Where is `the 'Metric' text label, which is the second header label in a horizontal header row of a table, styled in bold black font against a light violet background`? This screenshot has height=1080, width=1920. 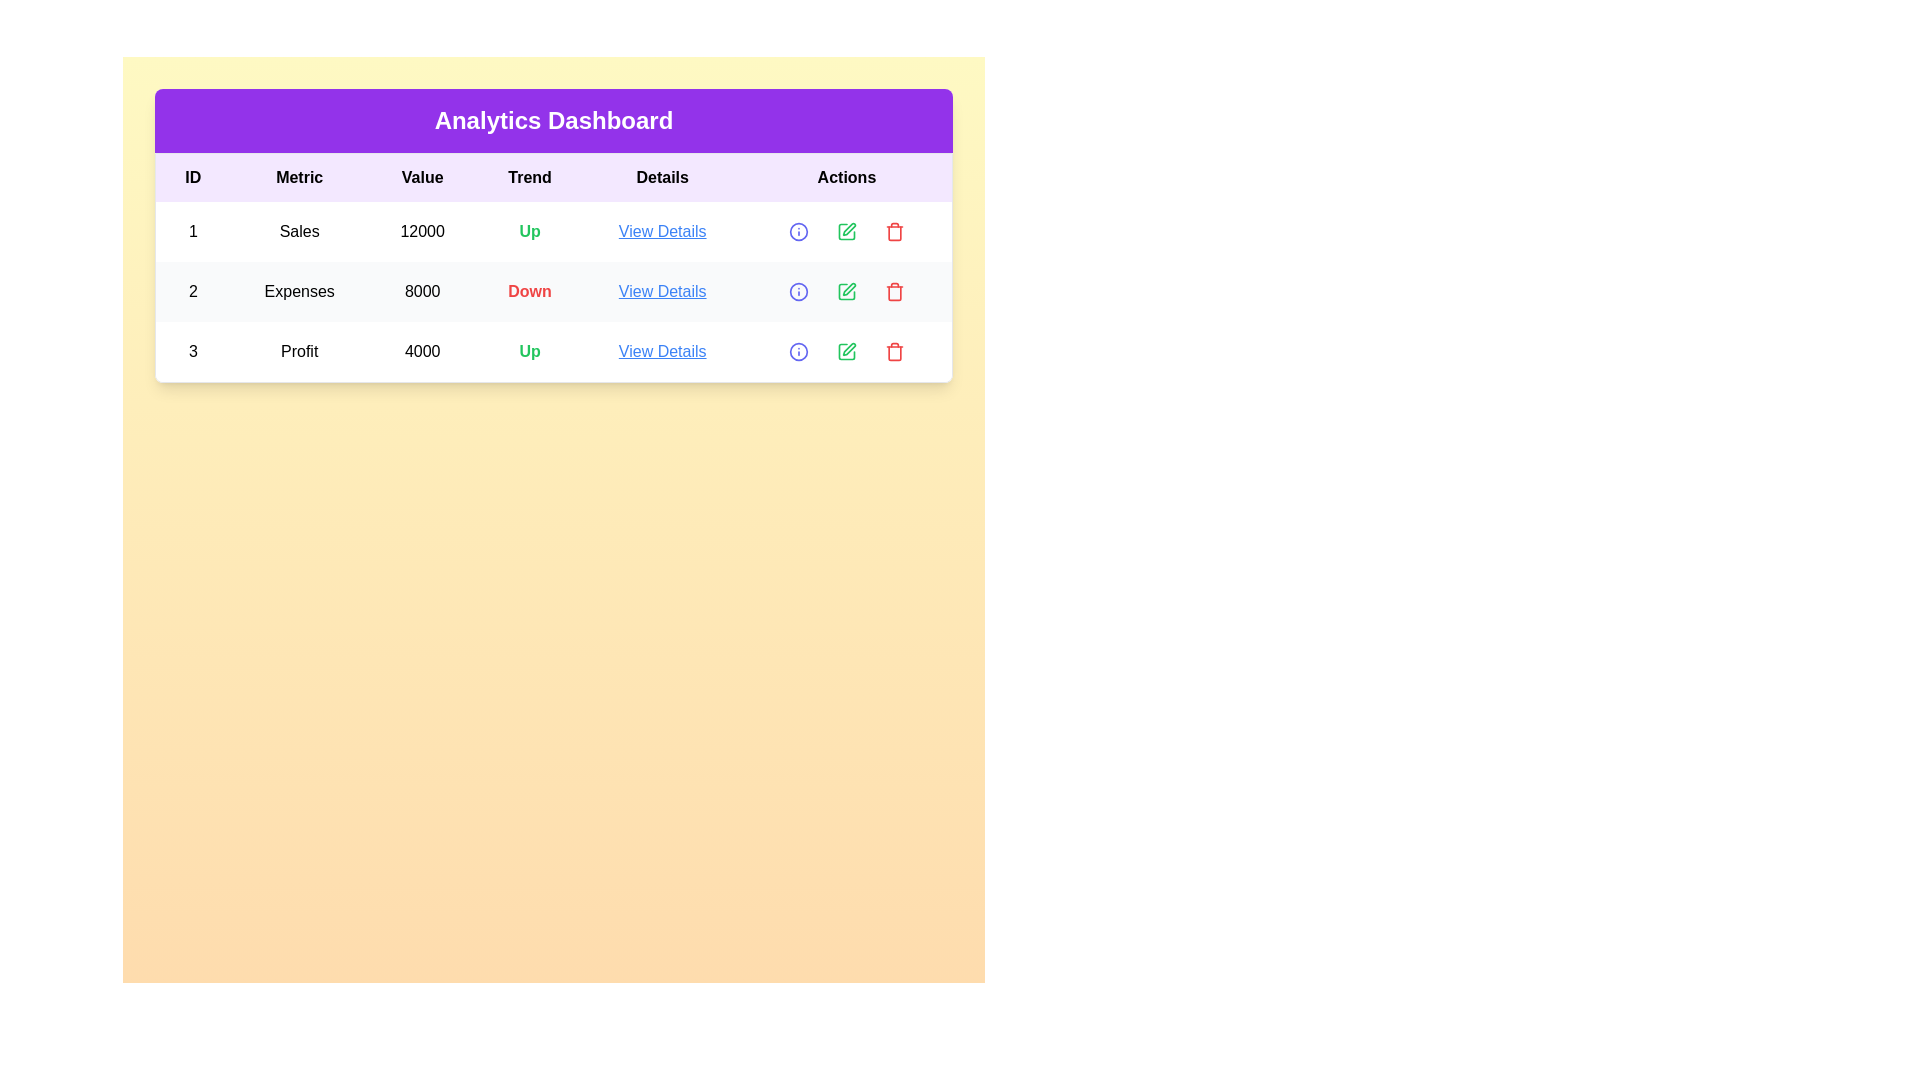
the 'Metric' text label, which is the second header label in a horizontal header row of a table, styled in bold black font against a light violet background is located at coordinates (298, 176).